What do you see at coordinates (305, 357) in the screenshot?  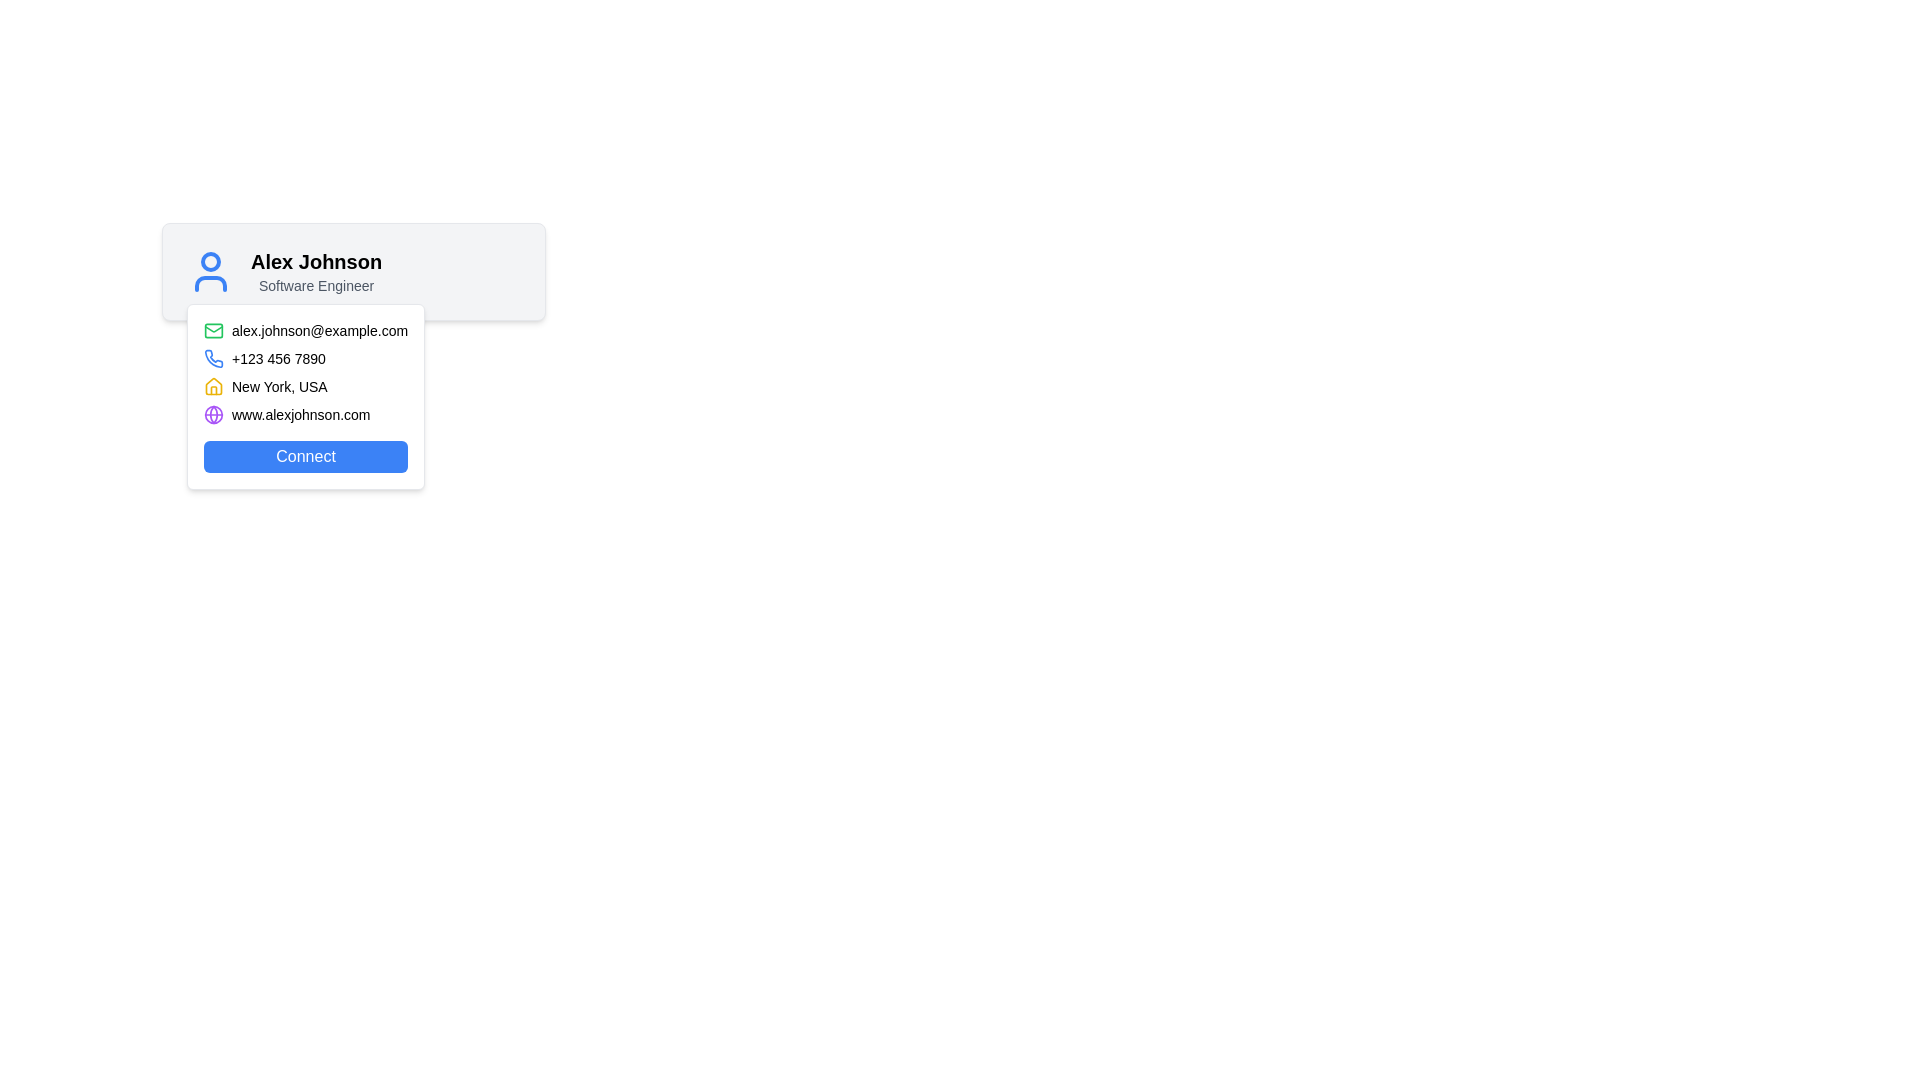 I see `the contact information block displaying the user's phone number, which is the second item in a vertical list within a card layout` at bounding box center [305, 357].